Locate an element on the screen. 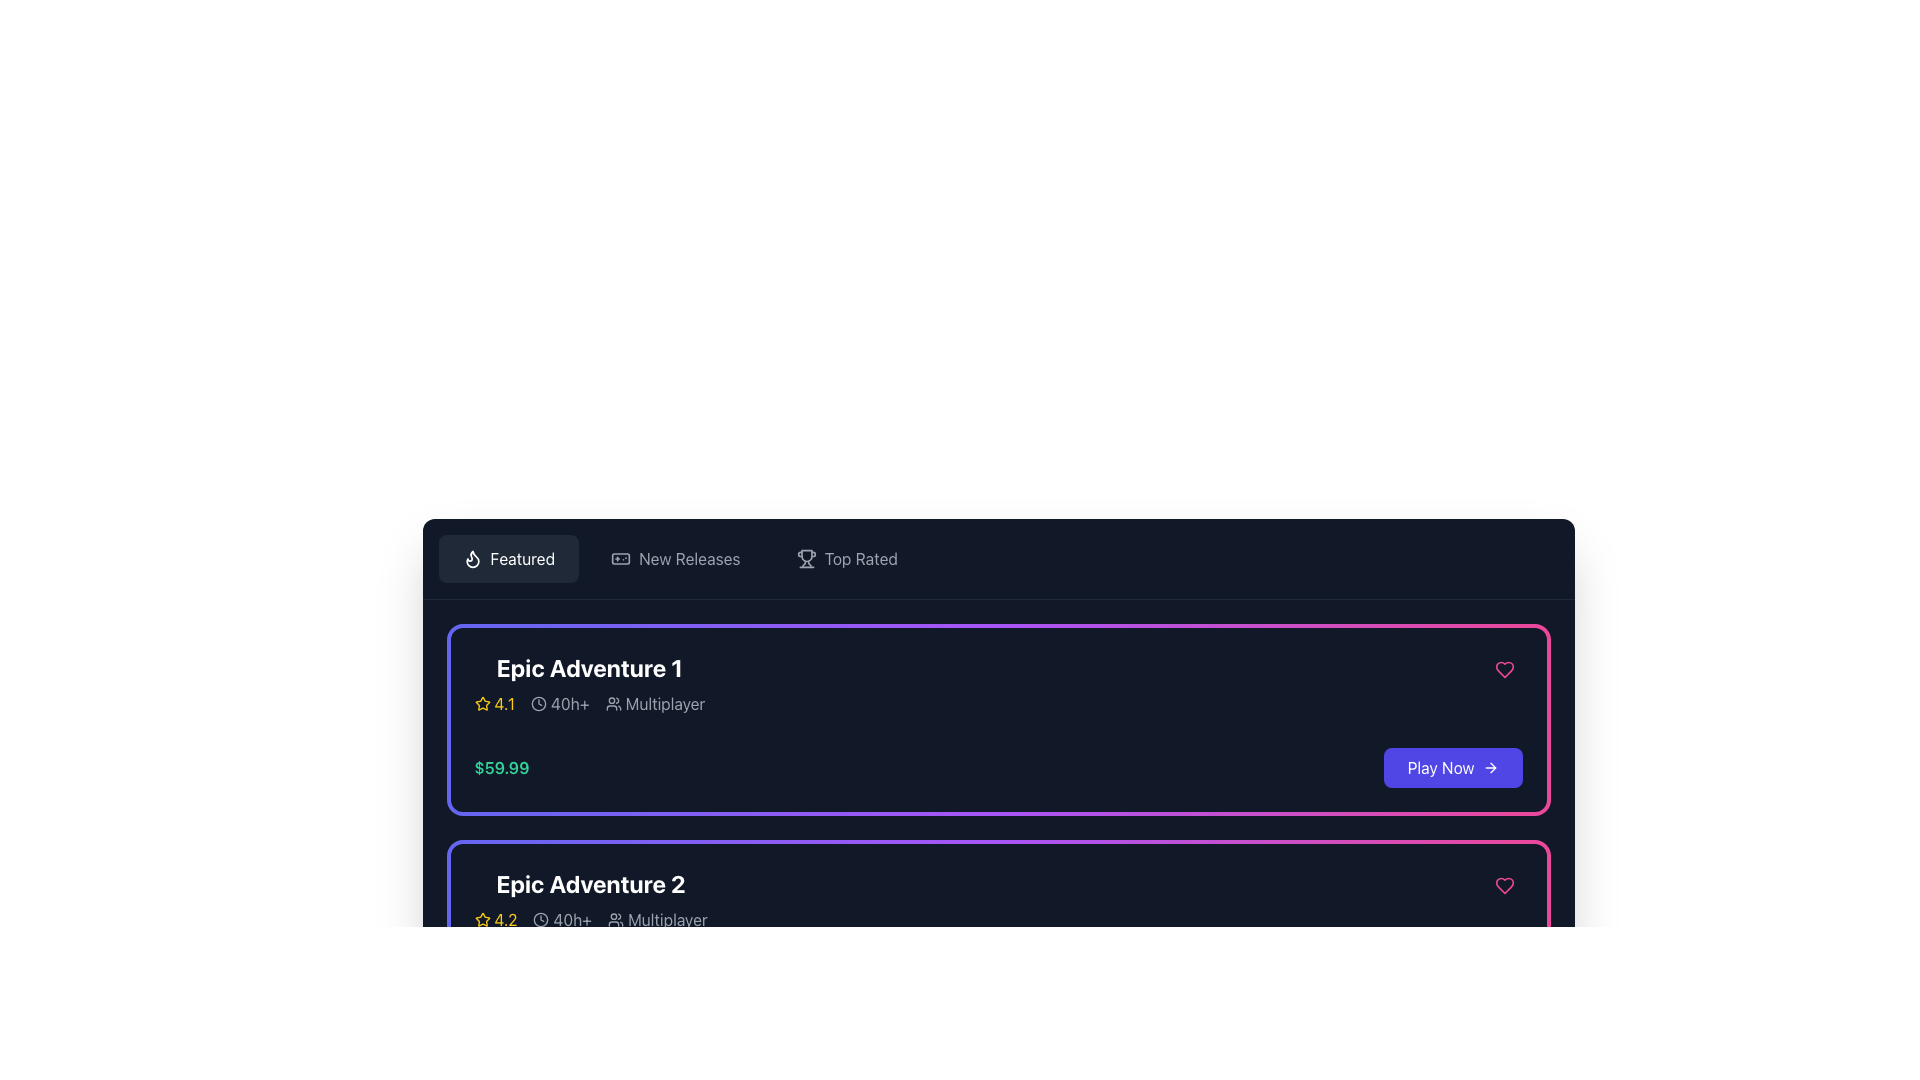 This screenshot has height=1080, width=1920. the rating score displayed as '4.1' in yellow font next to the outlined star icon, which is part of the rating component for the product card labeled 'Epic Adventure 1' is located at coordinates (494, 703).